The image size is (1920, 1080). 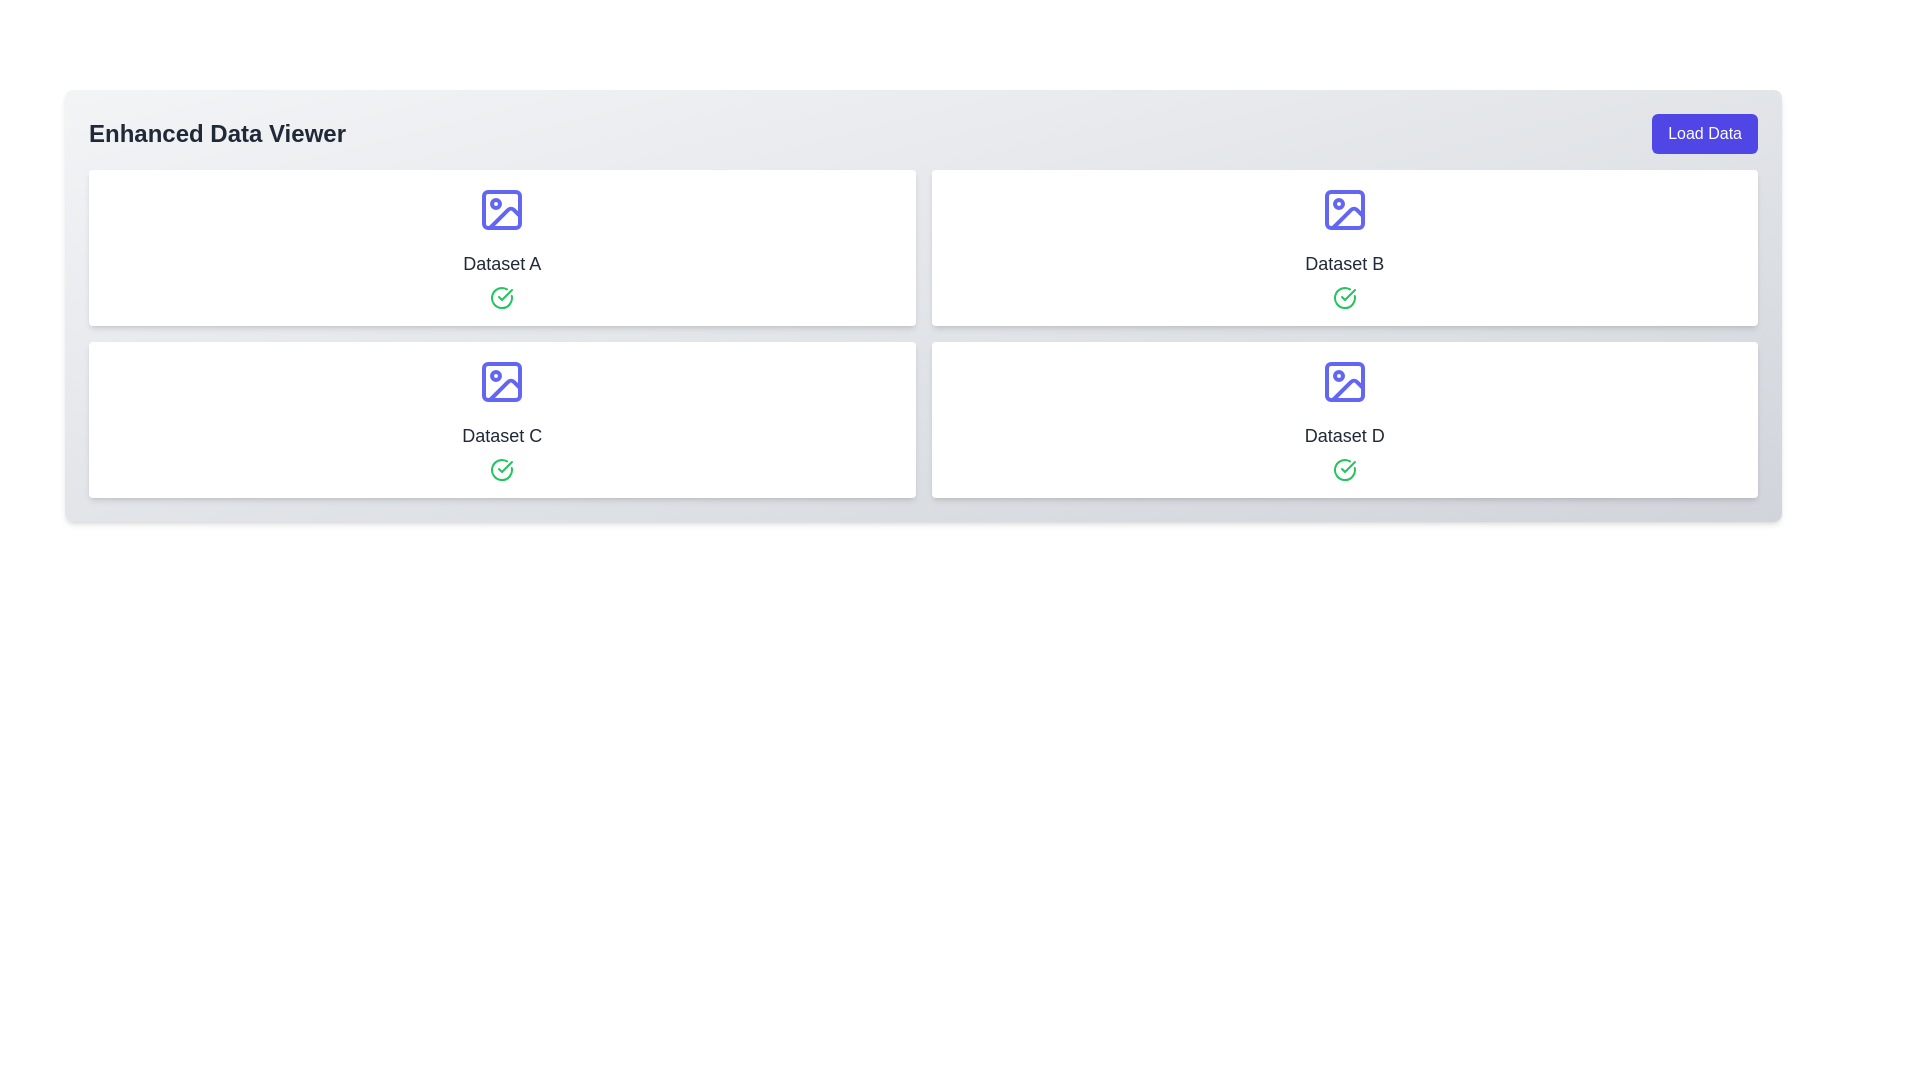 I want to click on the status indicator icon located within the 'Dataset A' content box, positioned below the text 'Dataset A', so click(x=502, y=297).